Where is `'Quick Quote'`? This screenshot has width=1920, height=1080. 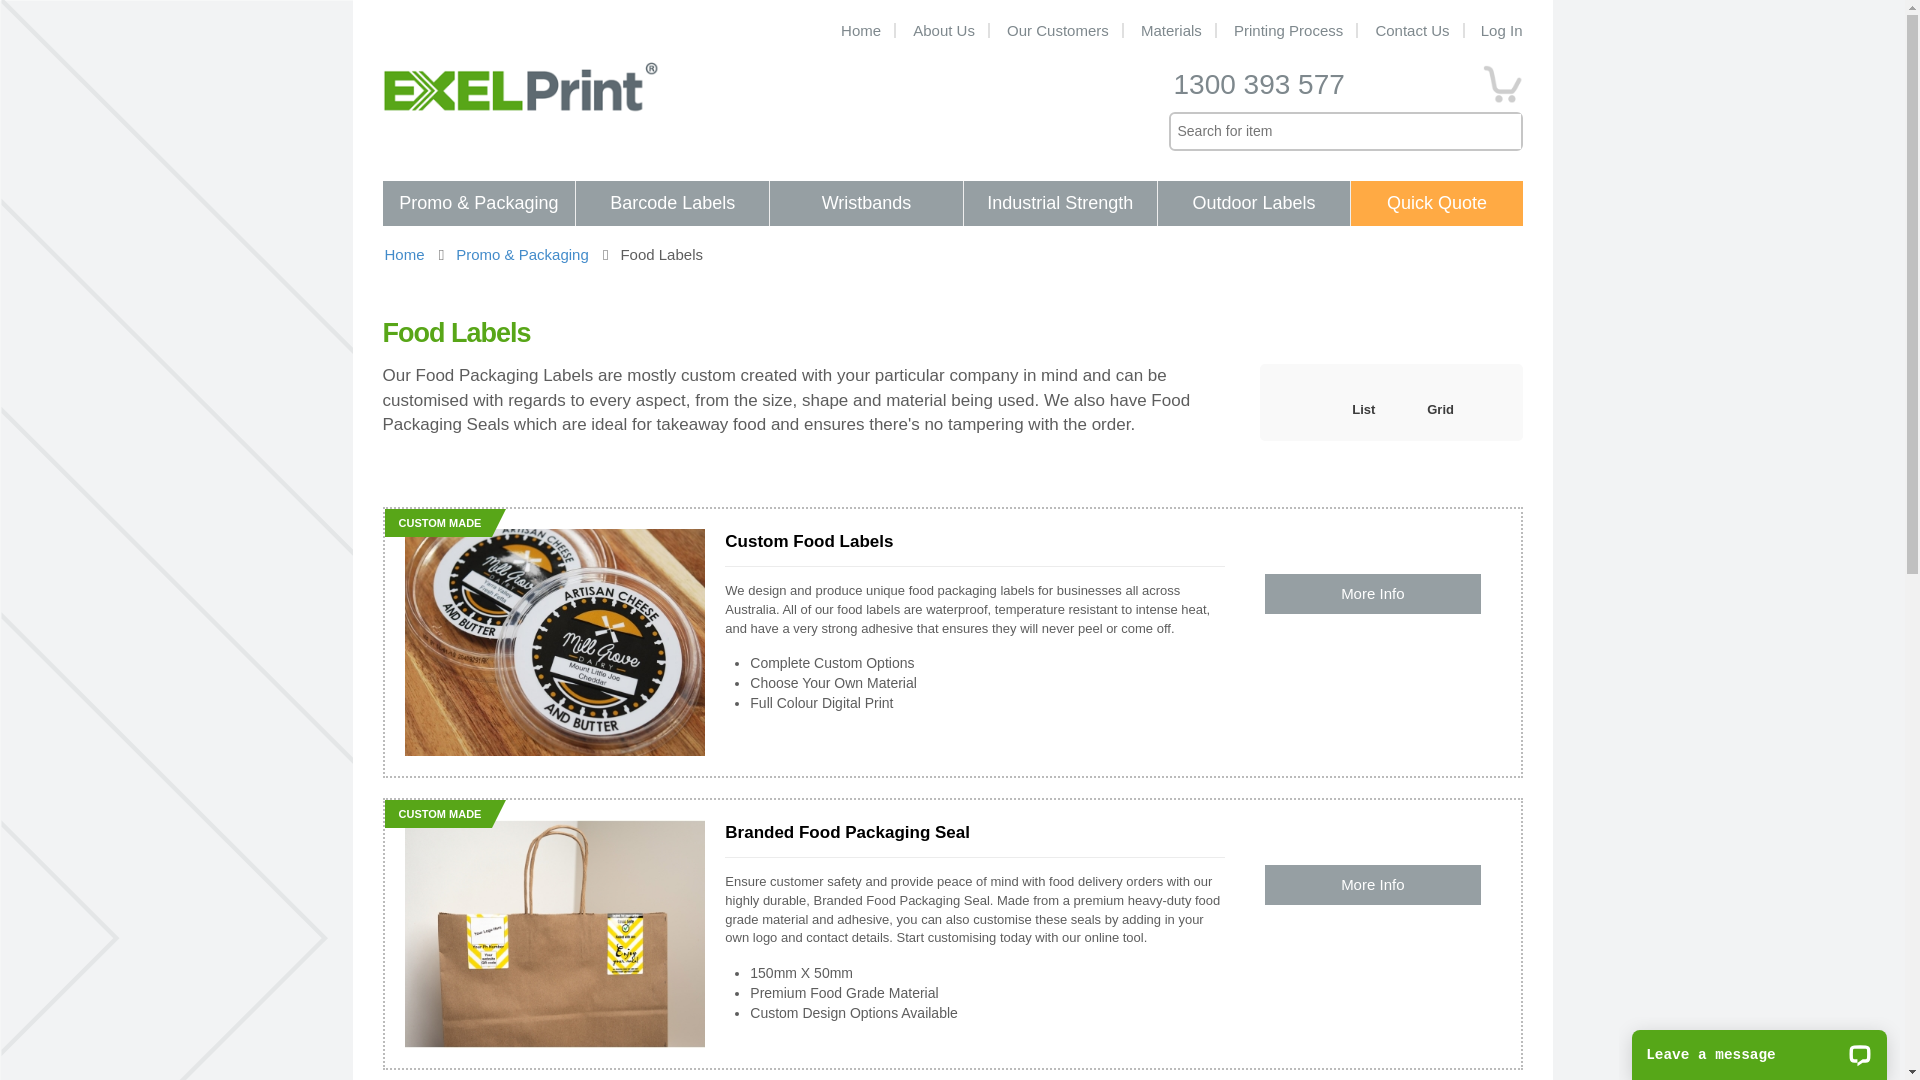 'Quick Quote' is located at coordinates (1435, 203).